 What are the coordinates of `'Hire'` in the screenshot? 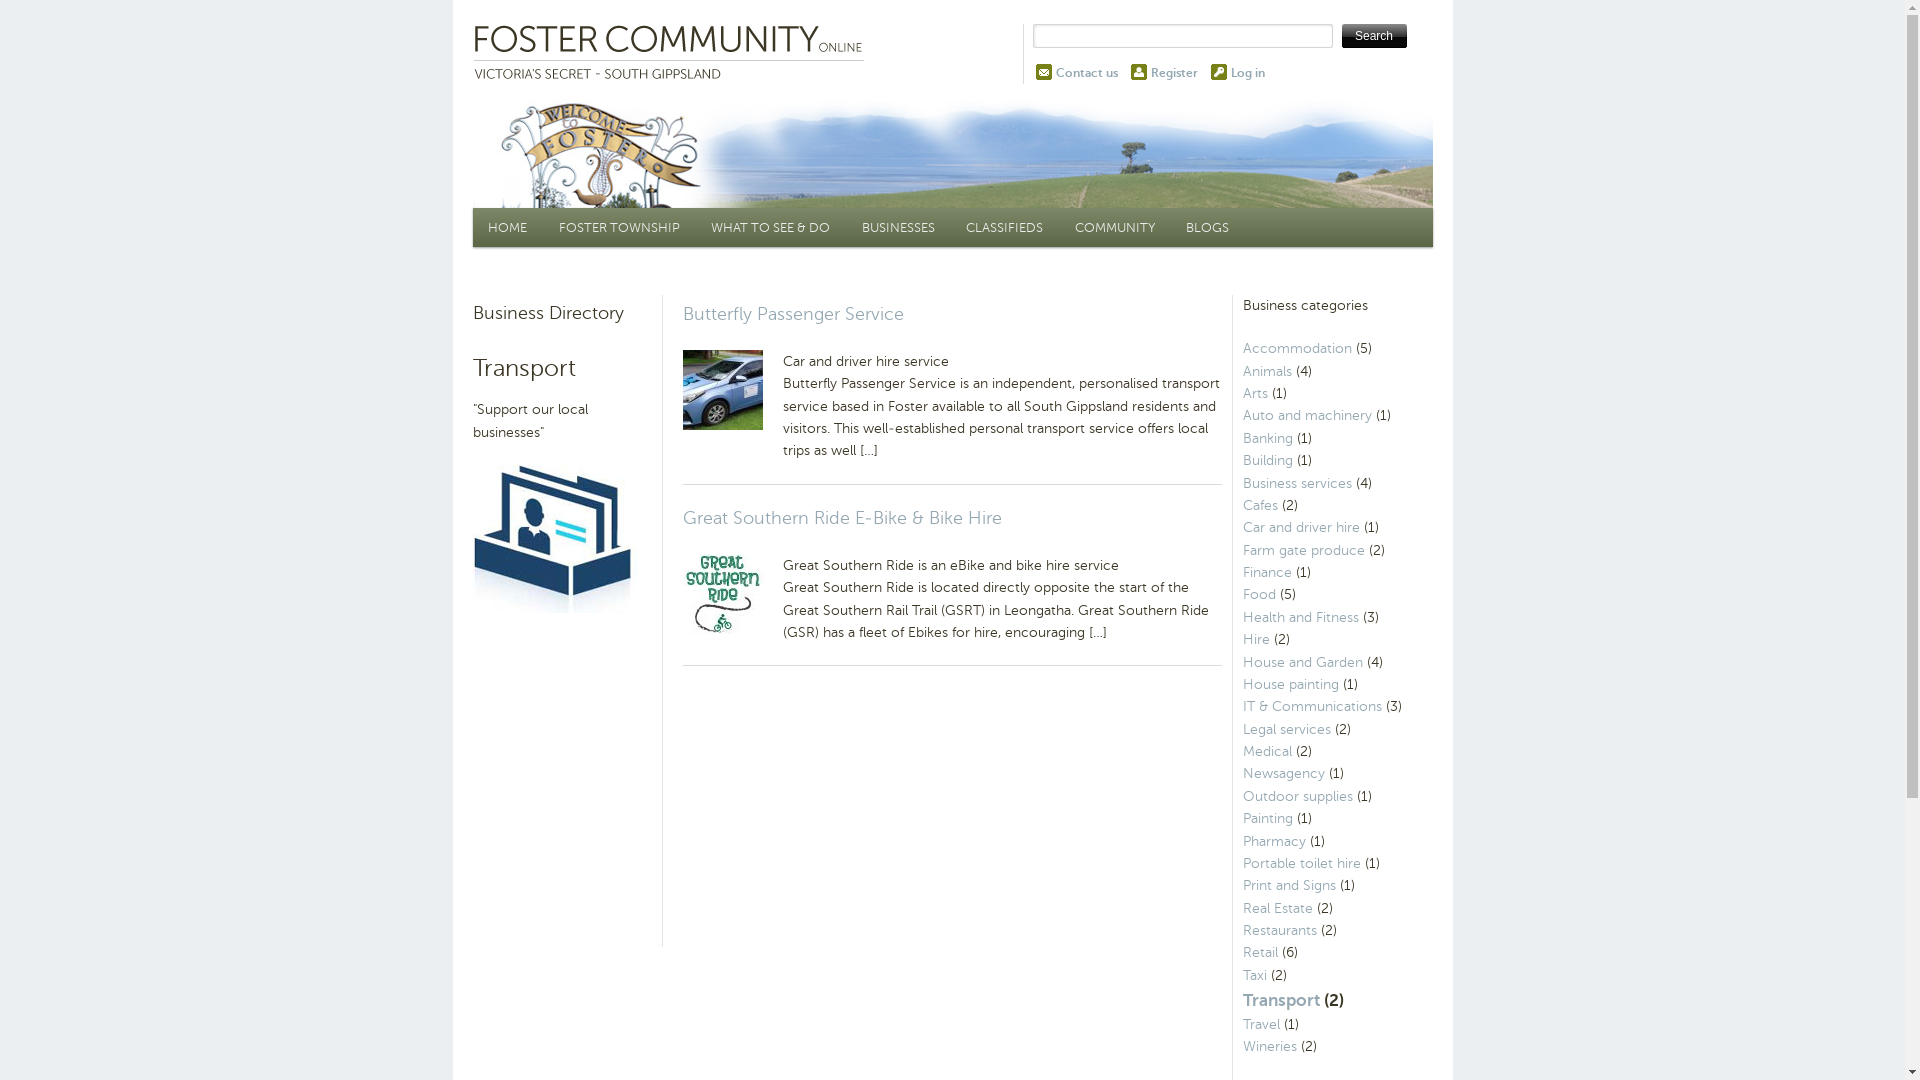 It's located at (1254, 639).